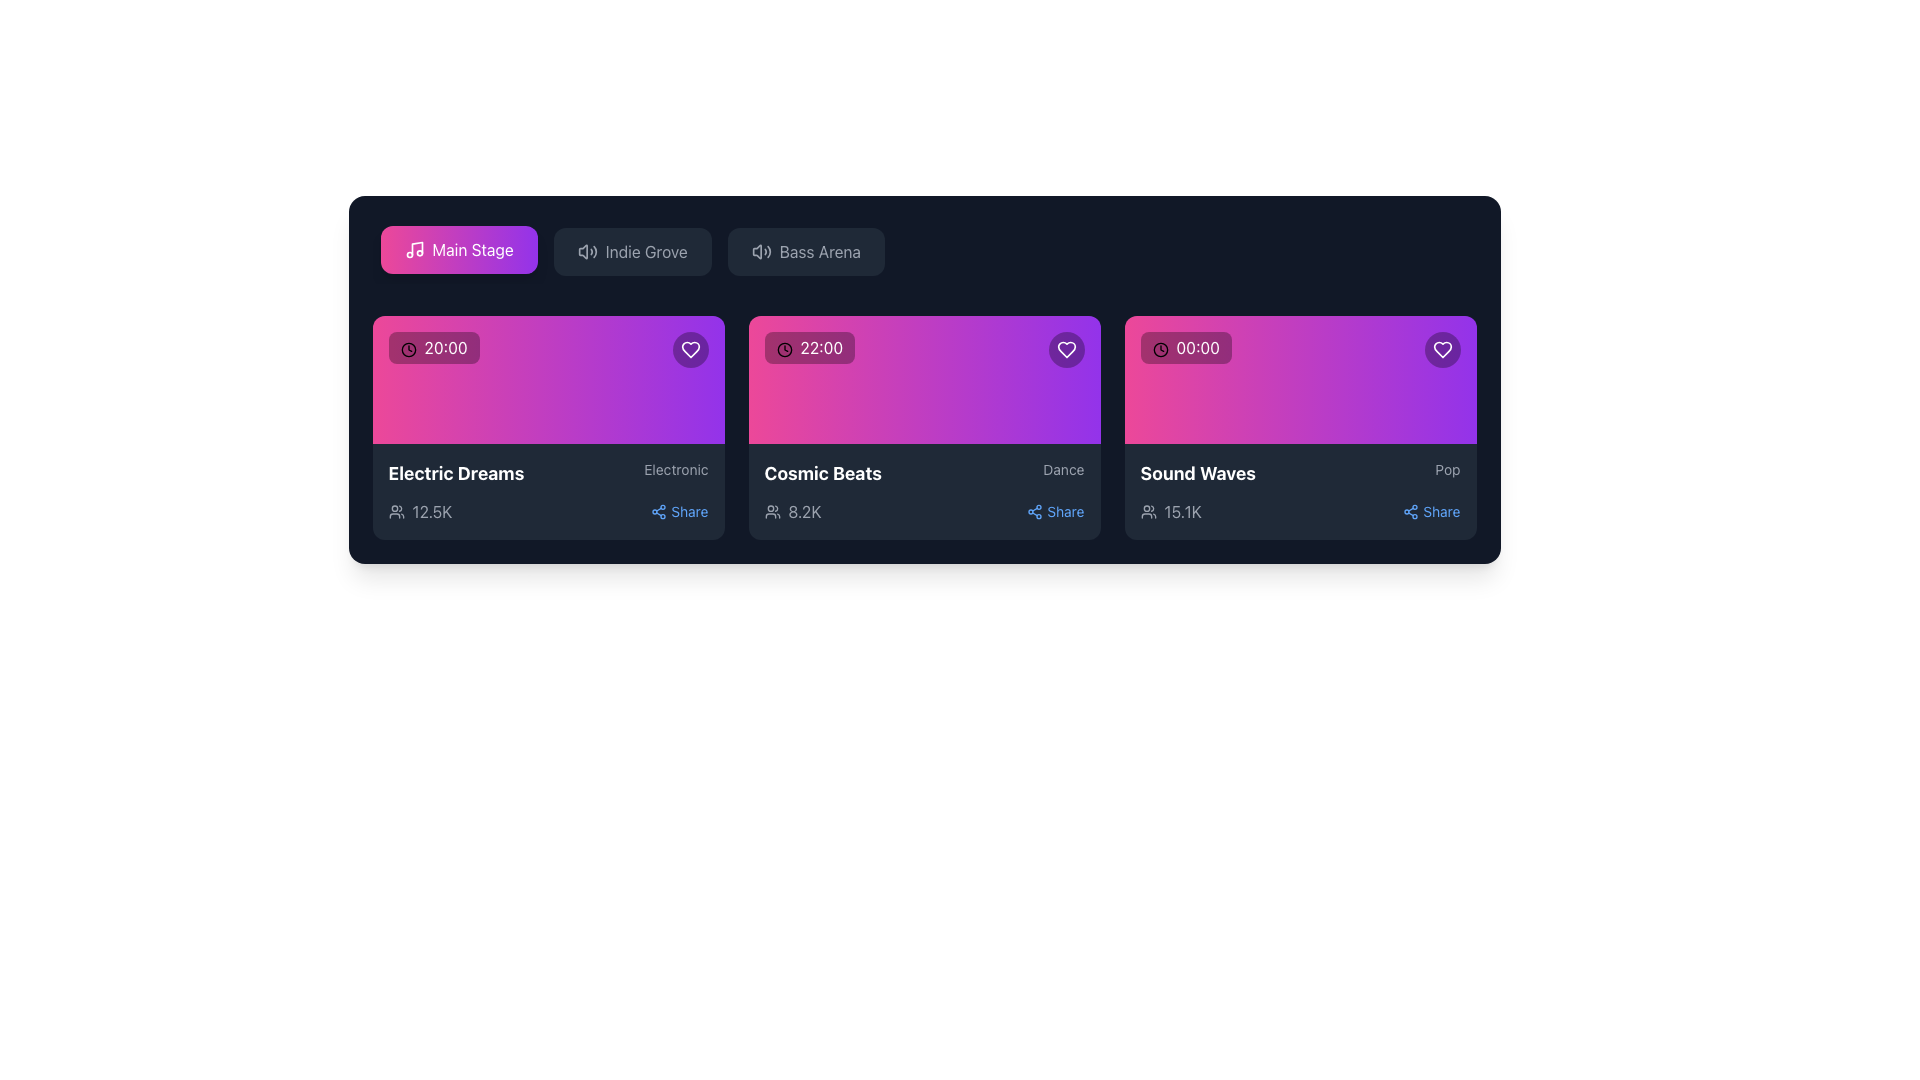  I want to click on the text indicator that represents the number of attendees for 'Electric Dreams', located in the lower-left section of the card panel, adjacent to the 'Share' label, so click(419, 511).